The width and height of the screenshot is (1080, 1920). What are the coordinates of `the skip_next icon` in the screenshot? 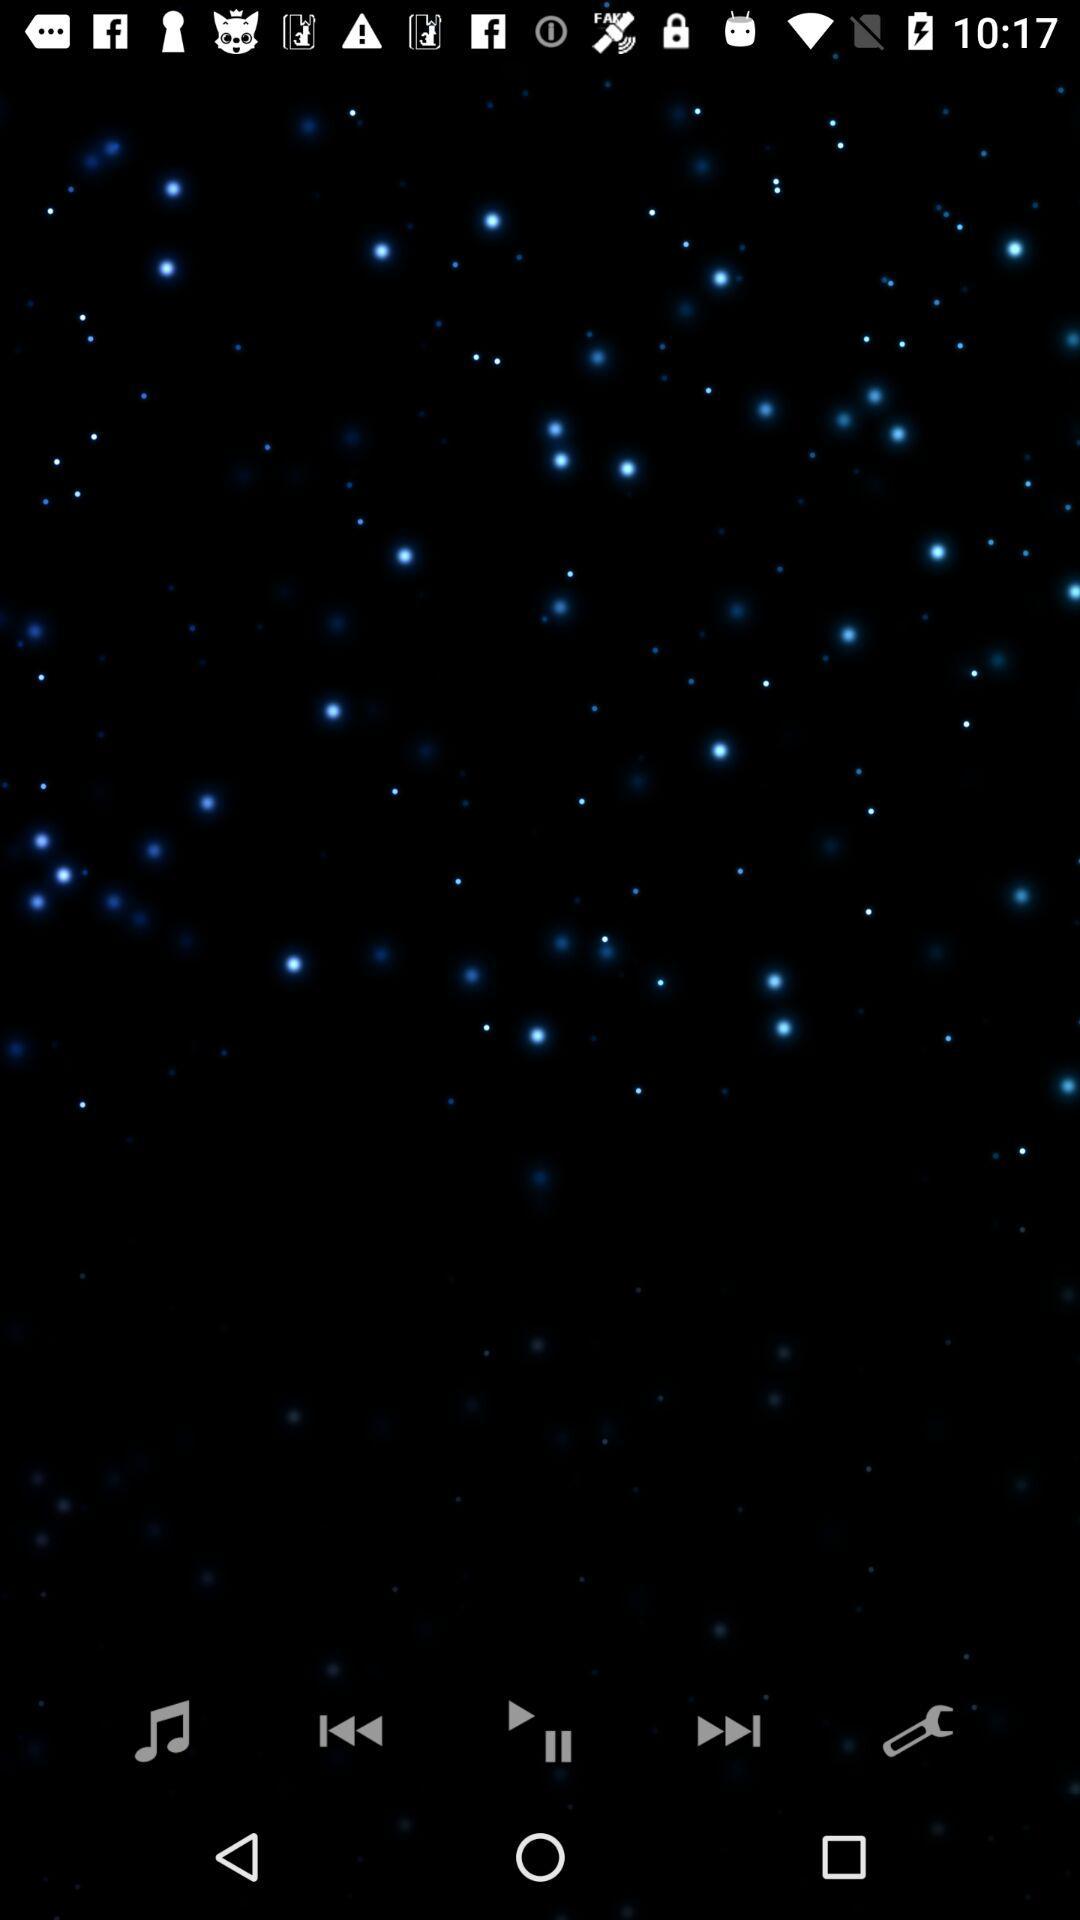 It's located at (729, 1730).